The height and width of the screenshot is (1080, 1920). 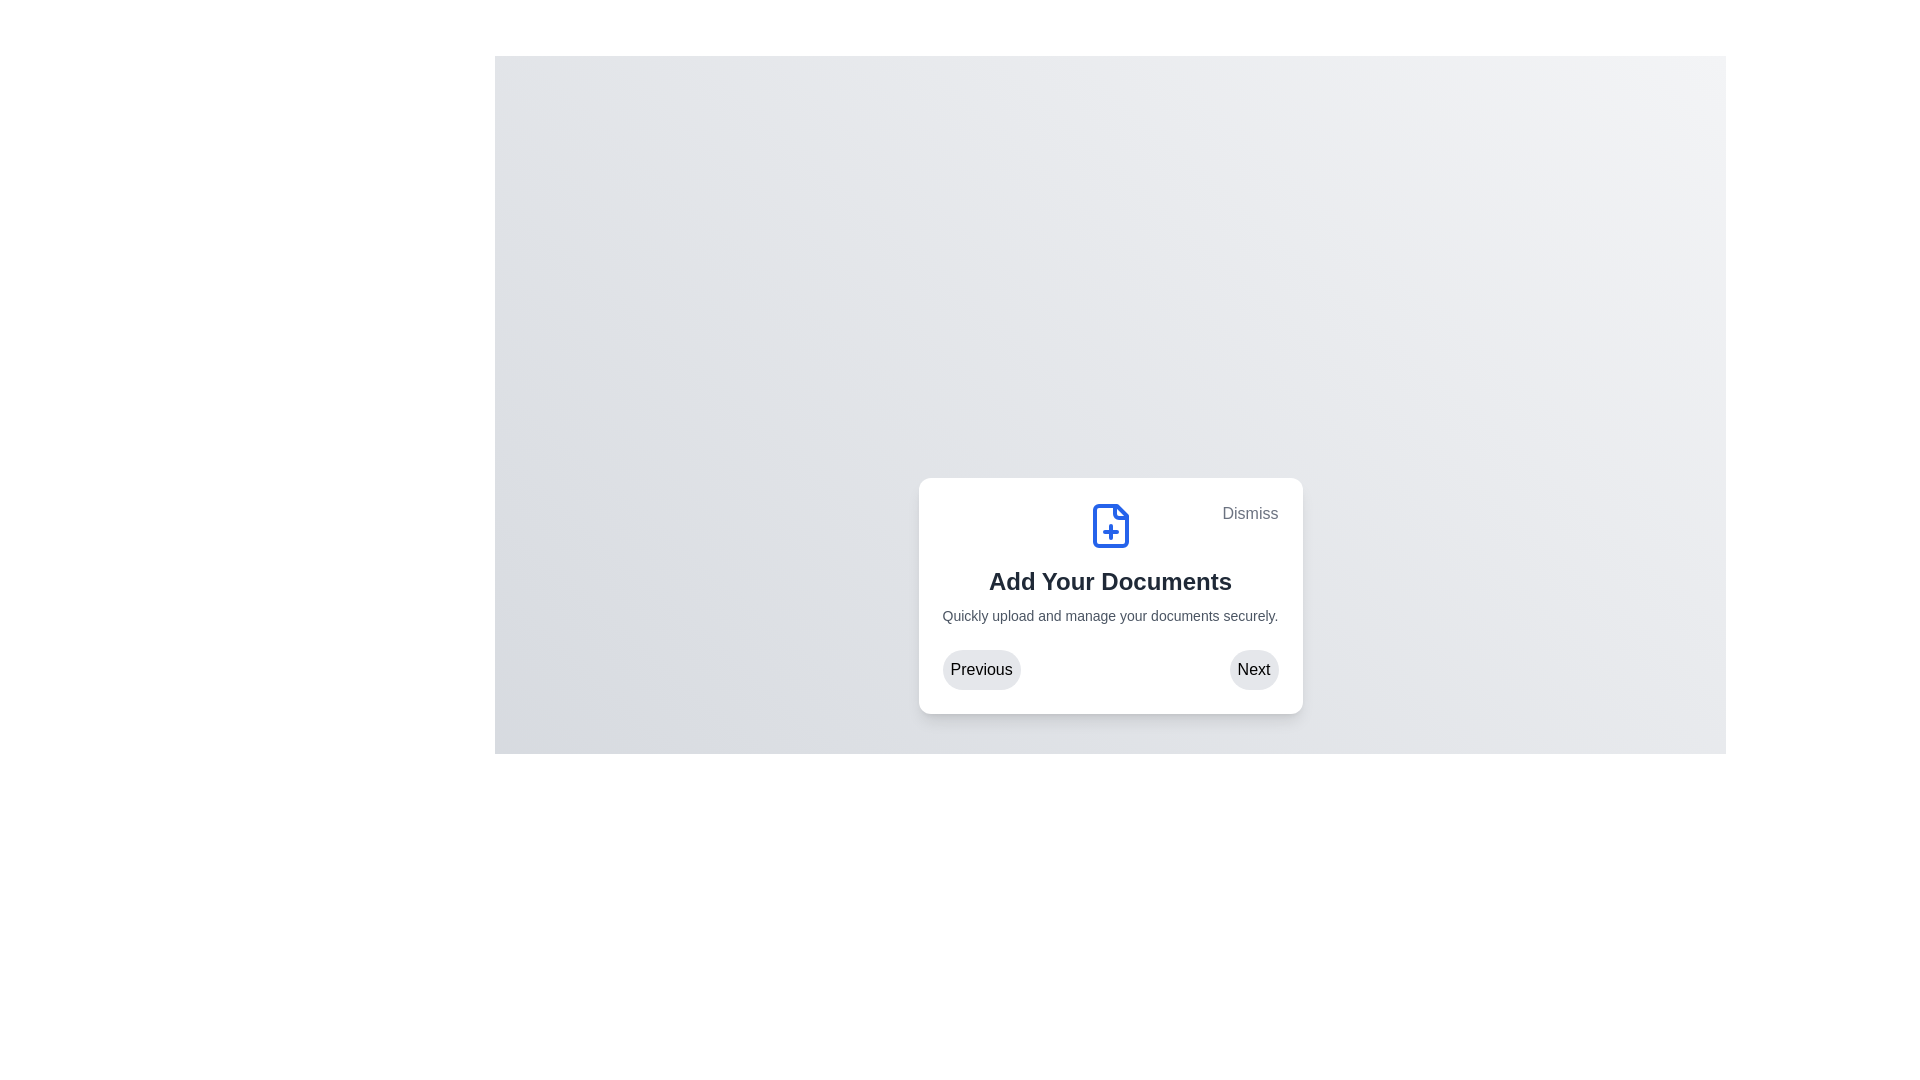 I want to click on the centered text heading "Add Your Documents" which is styled in a bold, large font size and located below a document icon with a plus symbol, so click(x=1109, y=582).